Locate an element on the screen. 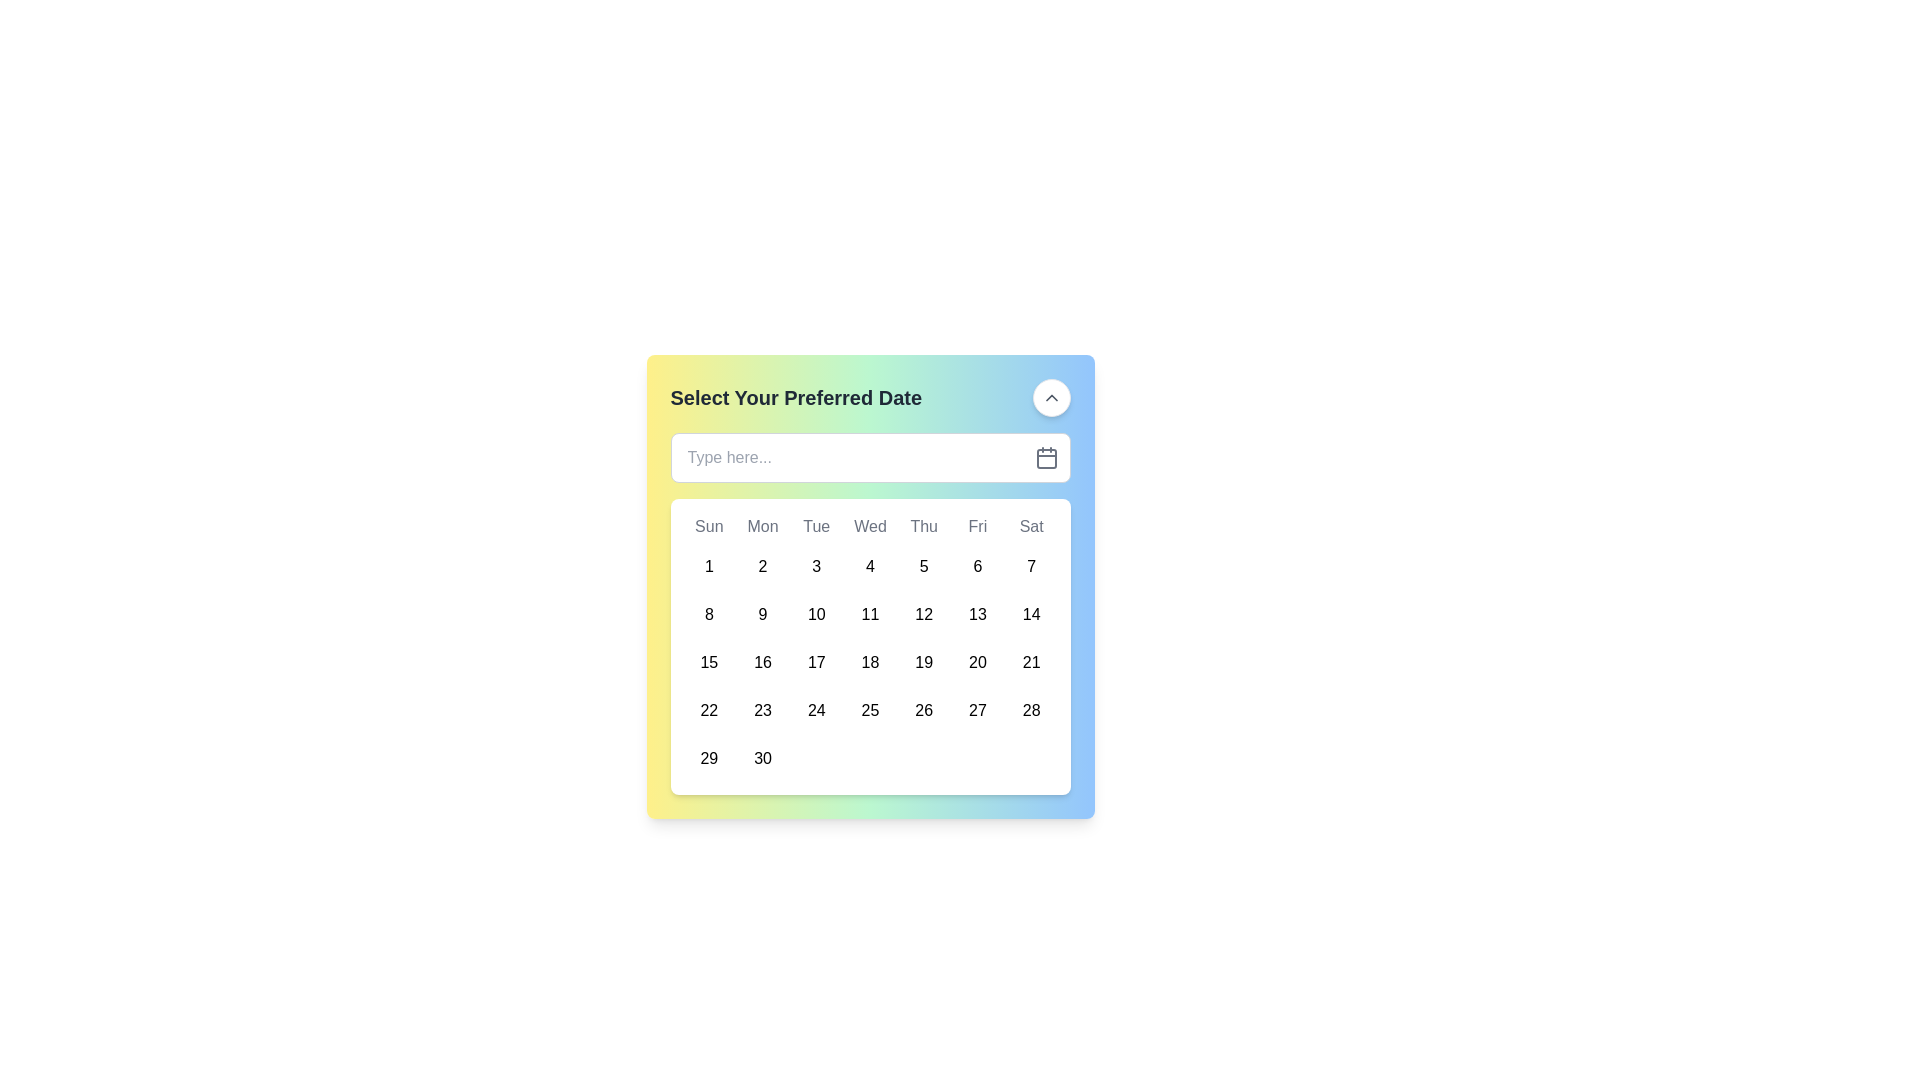 Image resolution: width=1920 pixels, height=1080 pixels. the button labeled '15' which is styled in black bold font on a white circular background, located in the third row and first column of the calendar grid is located at coordinates (709, 663).